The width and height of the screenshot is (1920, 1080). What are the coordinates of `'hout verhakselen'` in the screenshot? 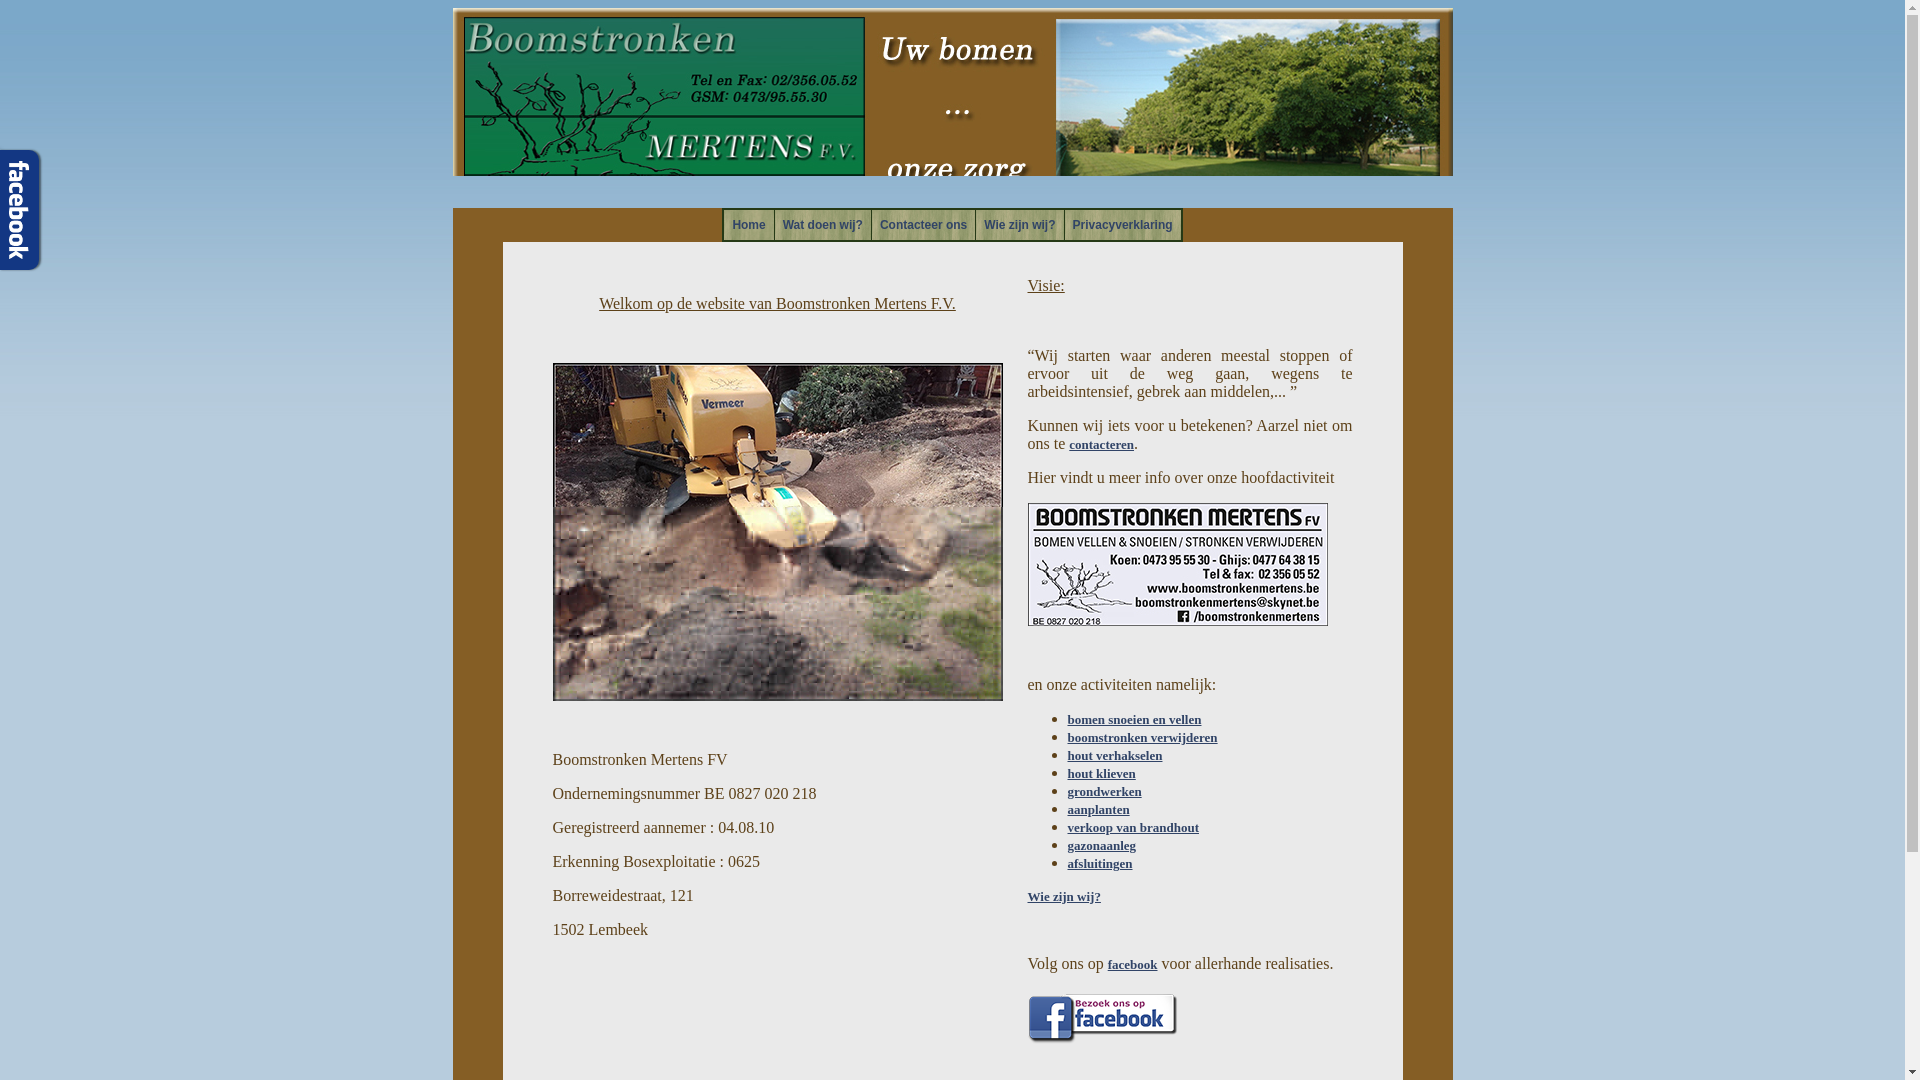 It's located at (1114, 755).